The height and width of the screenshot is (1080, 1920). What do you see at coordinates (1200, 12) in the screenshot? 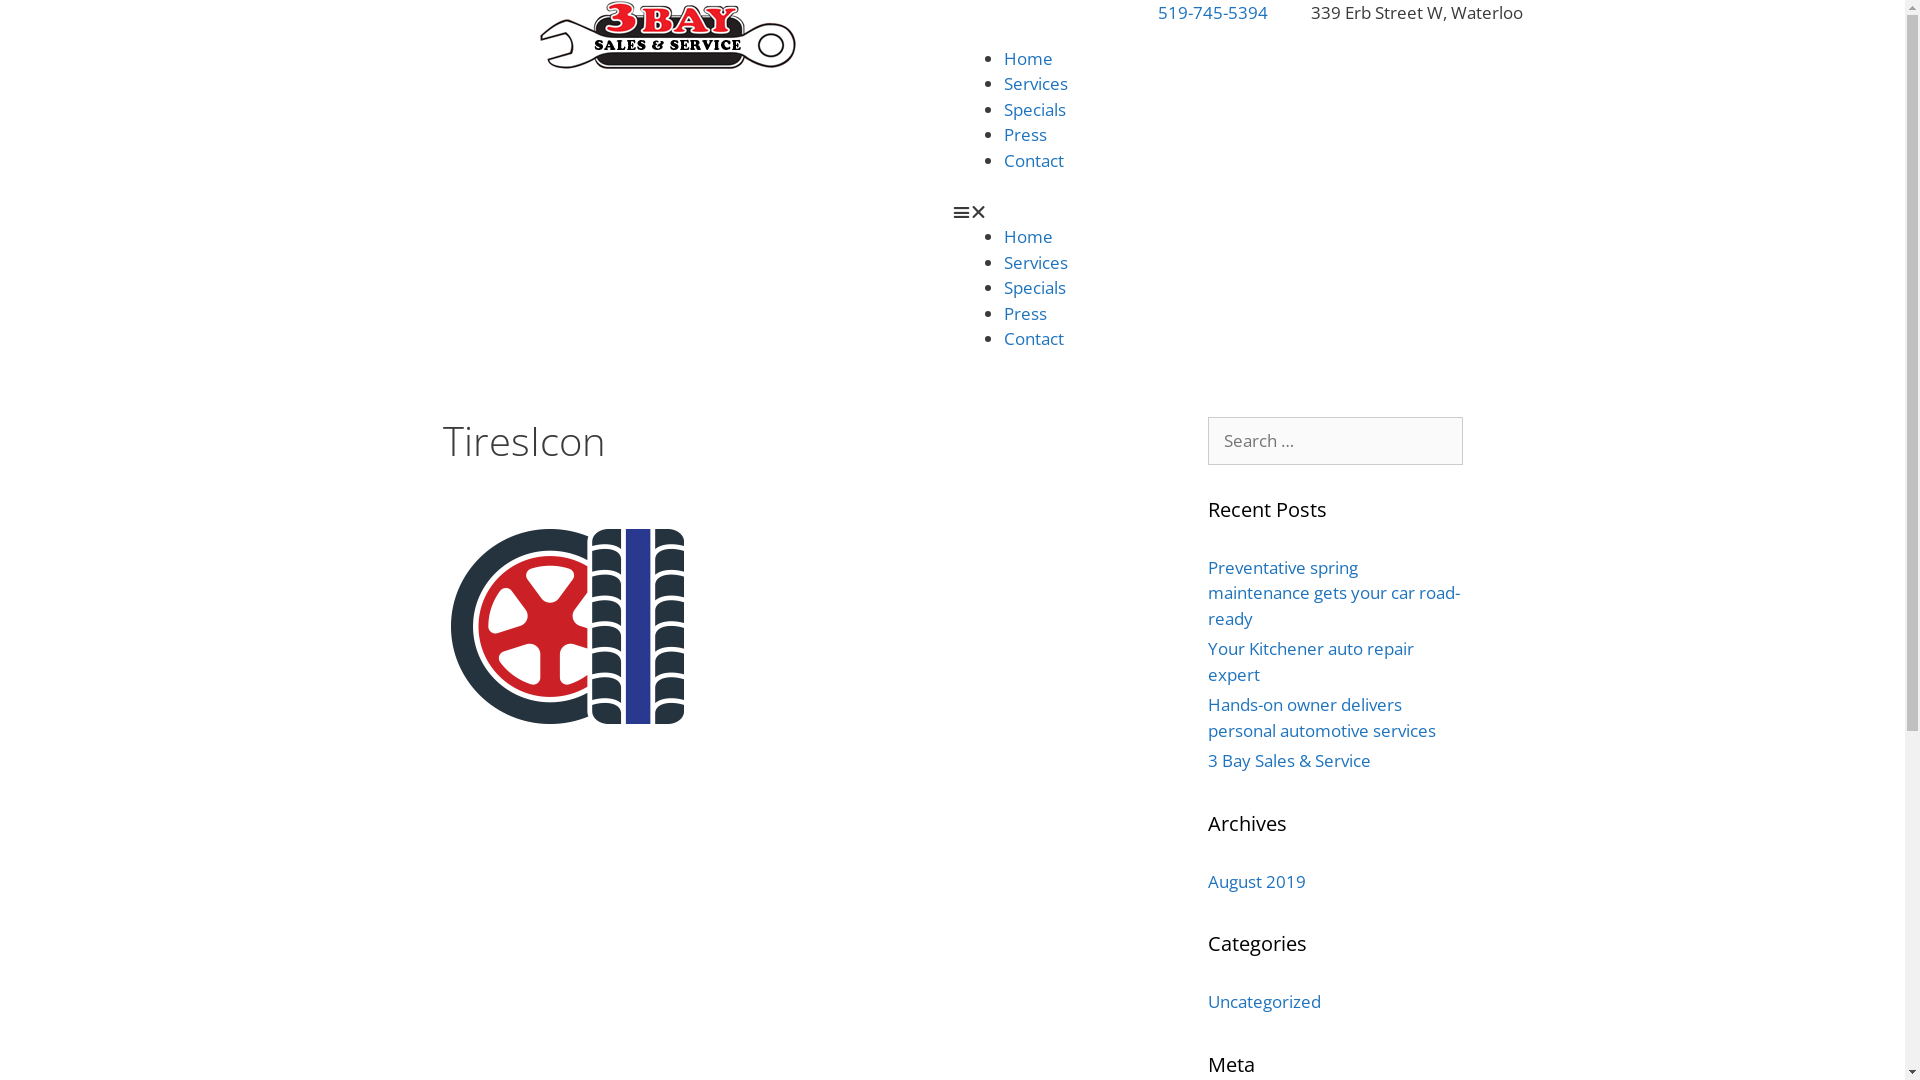
I see `'519-745-5394'` at bounding box center [1200, 12].